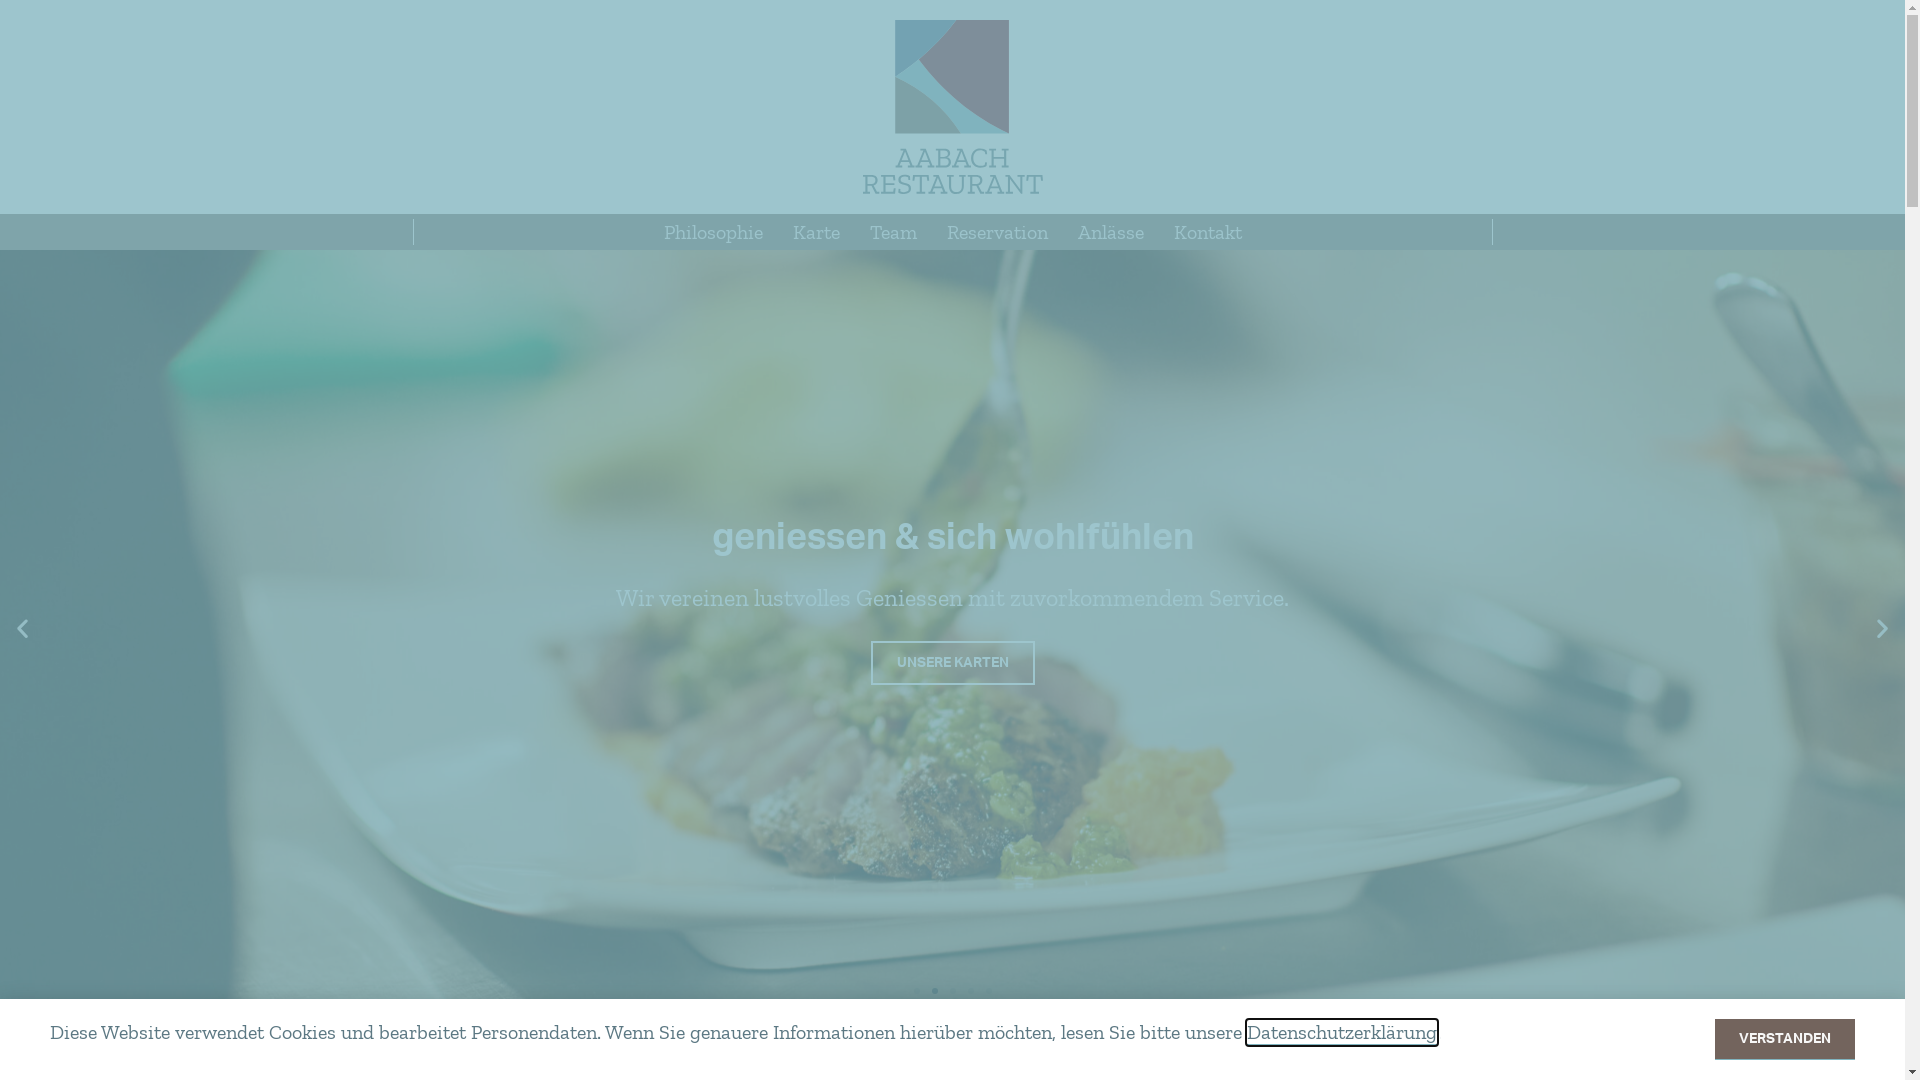  Describe the element at coordinates (712, 230) in the screenshot. I see `'Philosophie'` at that location.